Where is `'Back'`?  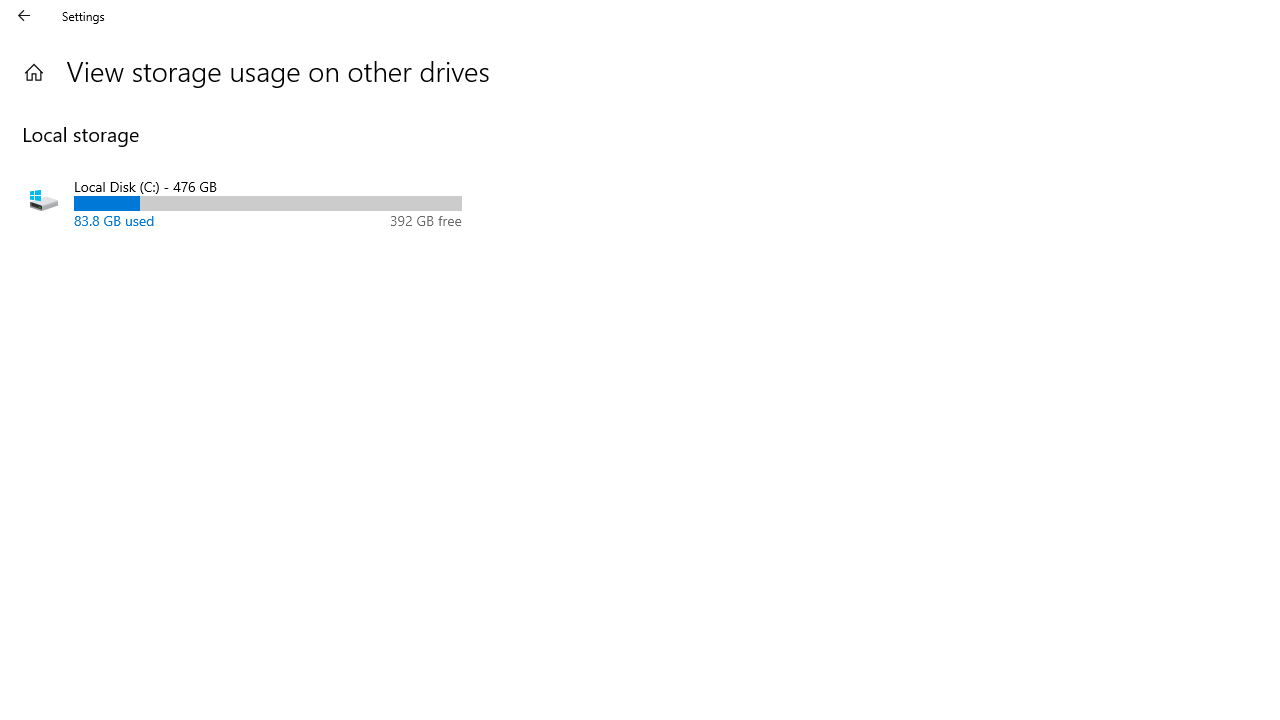
'Back' is located at coordinates (24, 15).